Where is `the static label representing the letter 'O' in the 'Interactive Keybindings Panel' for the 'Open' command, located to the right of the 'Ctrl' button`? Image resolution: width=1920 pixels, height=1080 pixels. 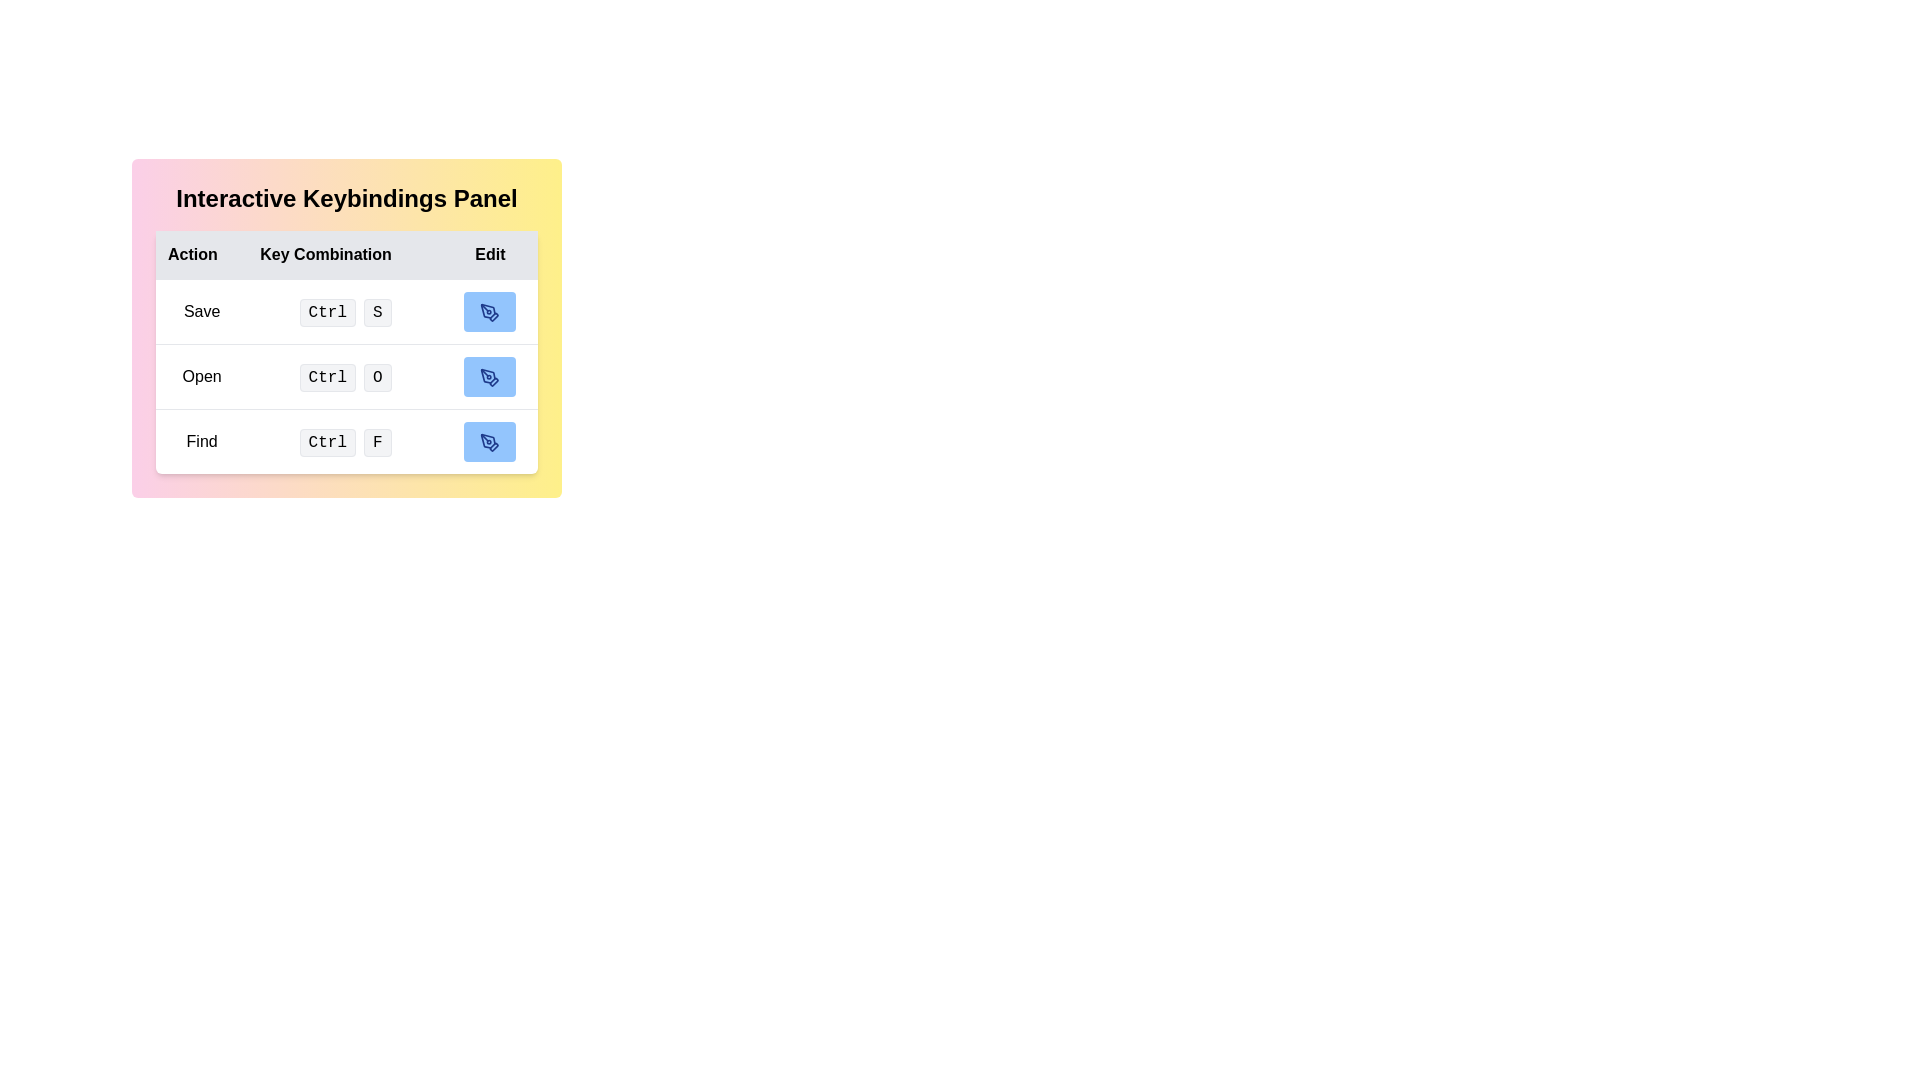 the static label representing the letter 'O' in the 'Interactive Keybindings Panel' for the 'Open' command, located to the right of the 'Ctrl' button is located at coordinates (377, 377).